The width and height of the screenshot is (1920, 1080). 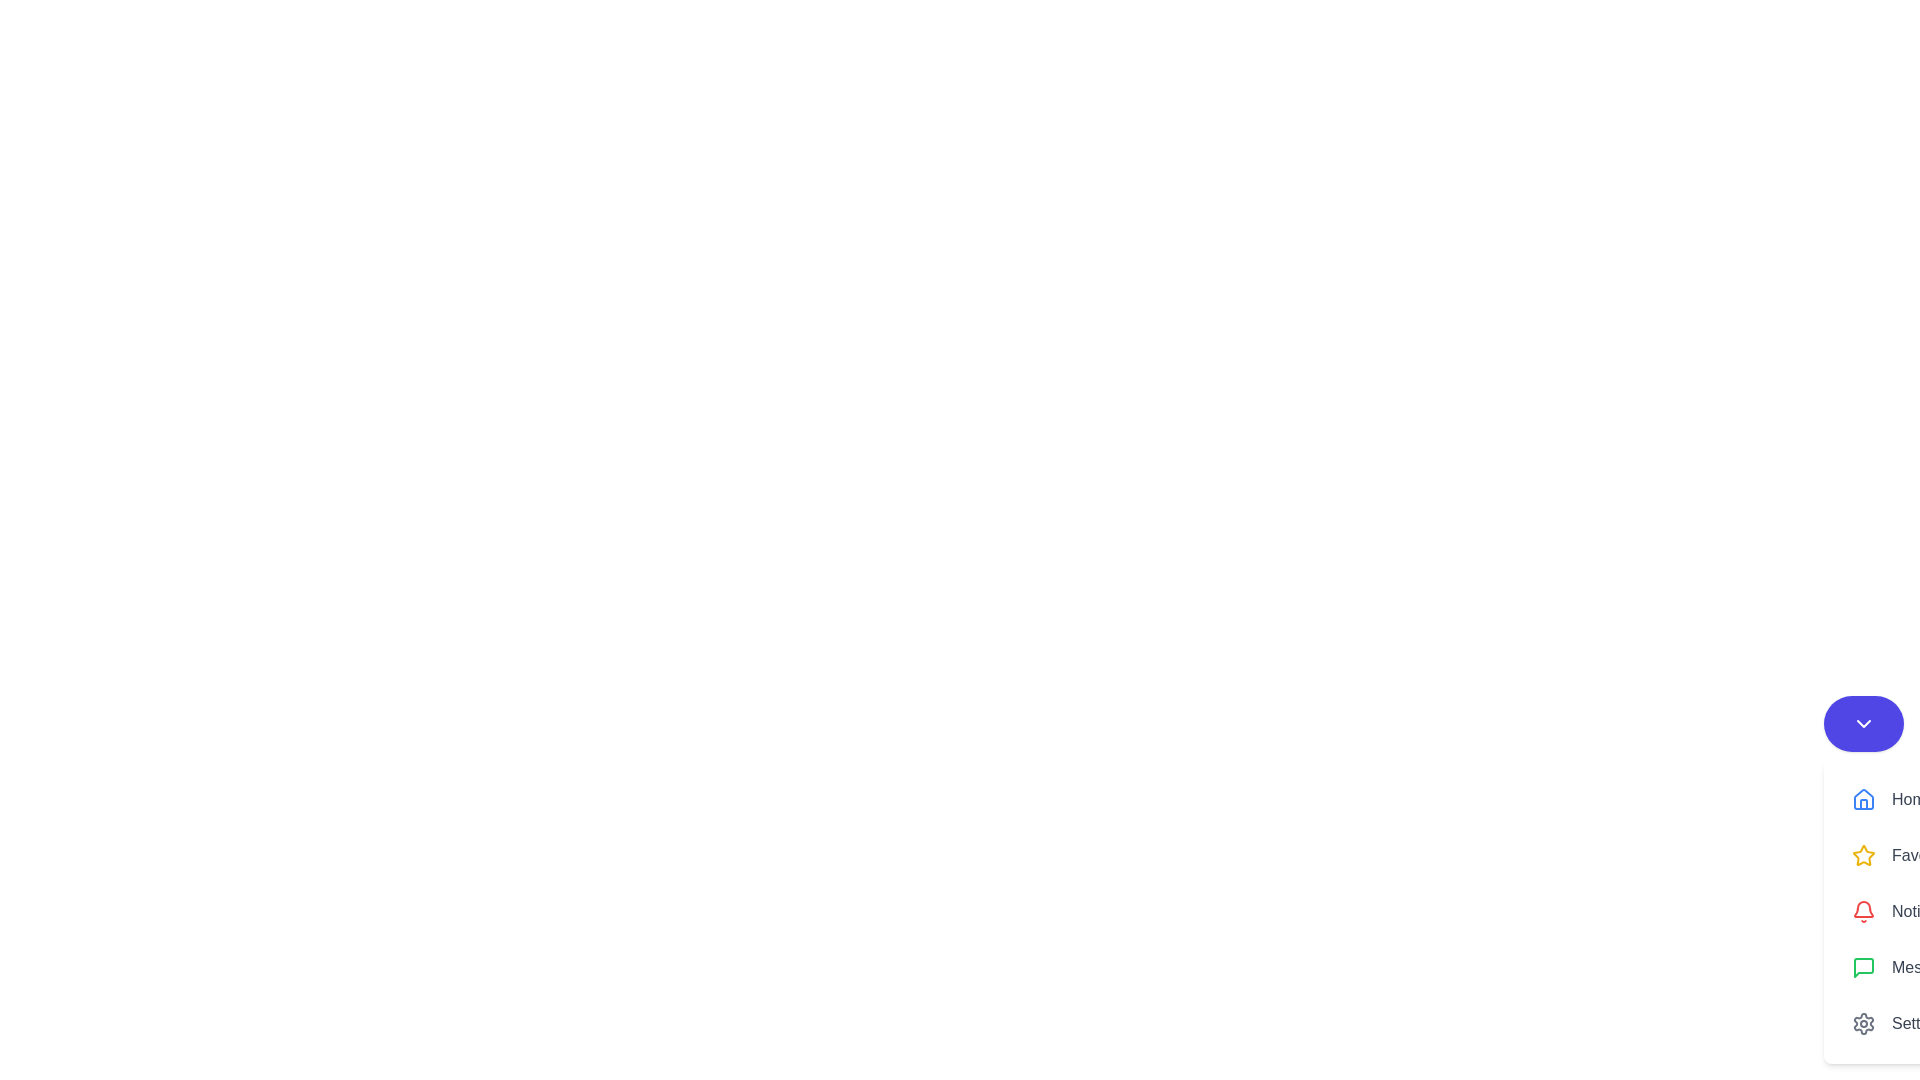 I want to click on the 'Home' navigation icon, so click(x=1862, y=797).